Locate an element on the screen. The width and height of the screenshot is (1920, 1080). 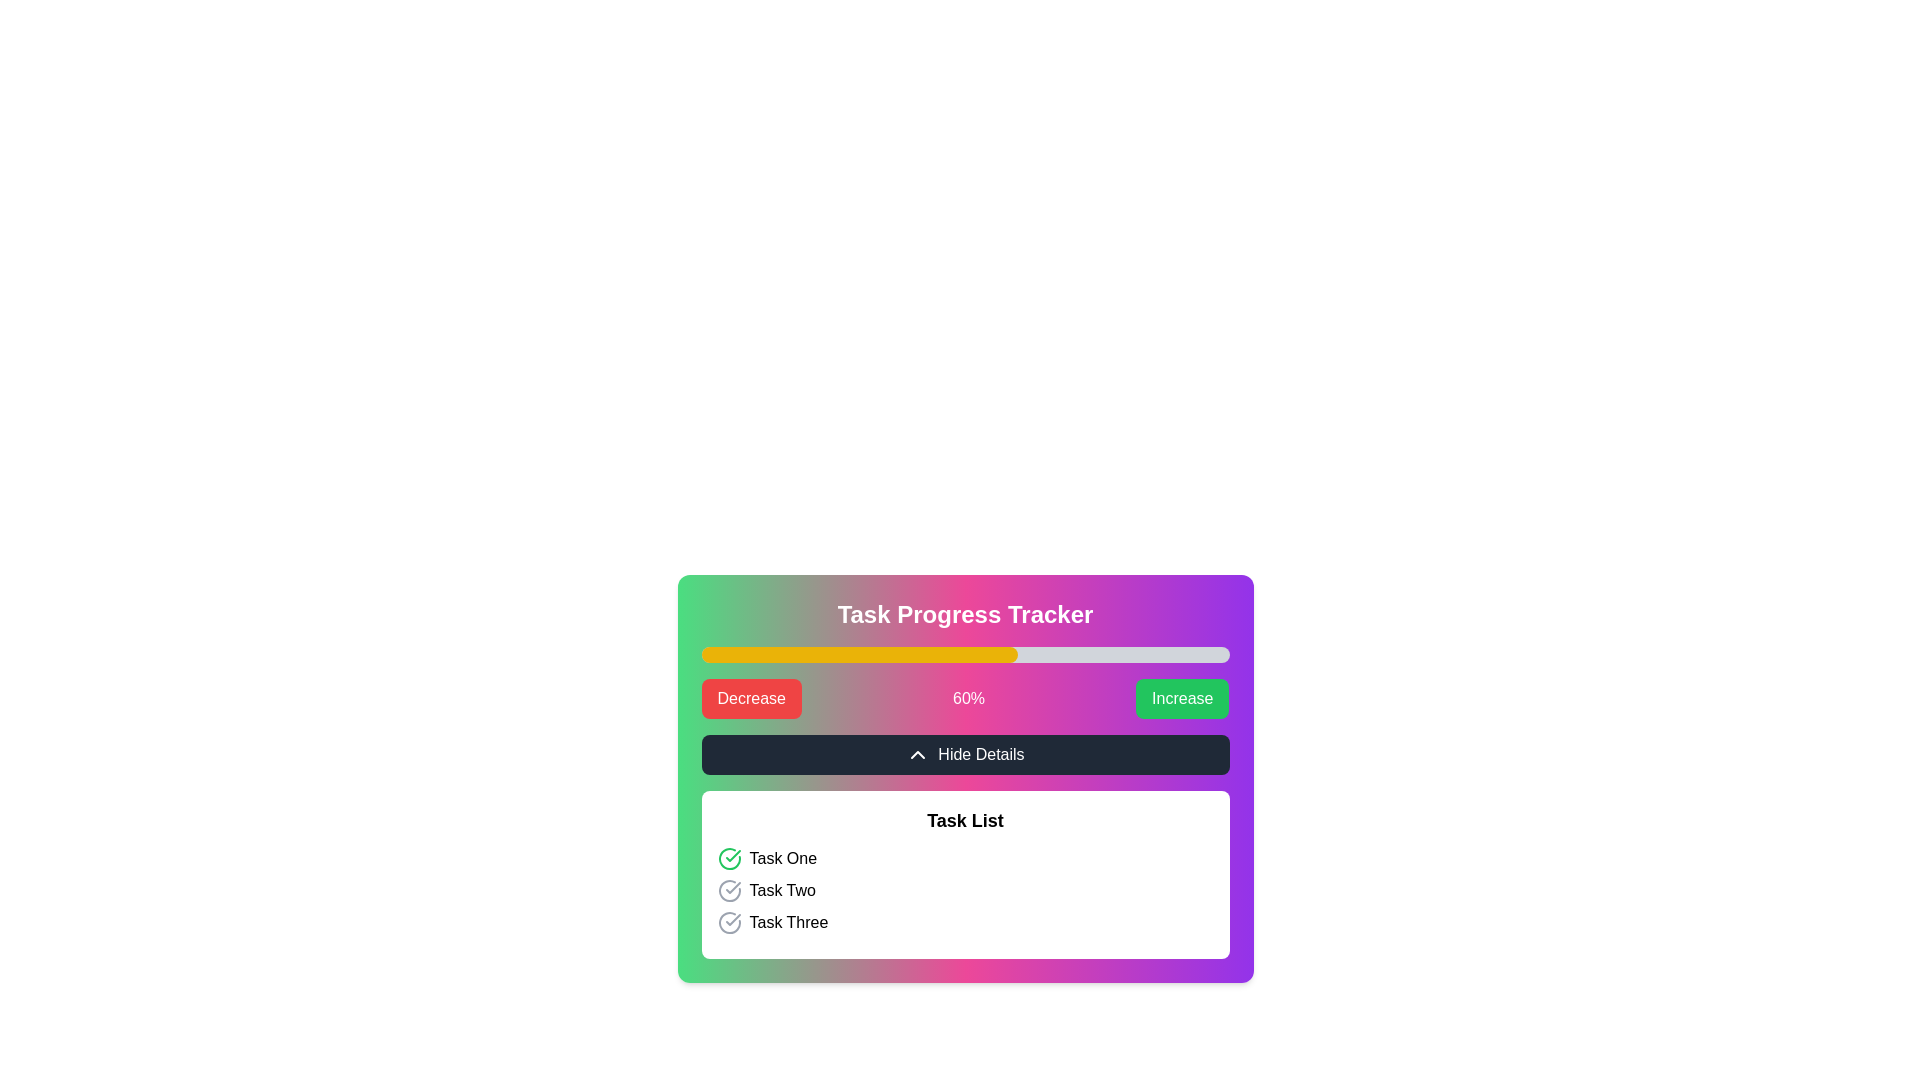
the button used to increase a value, positioned to the right of the red 'Decrease' button and next to the '60%' text is located at coordinates (1182, 697).